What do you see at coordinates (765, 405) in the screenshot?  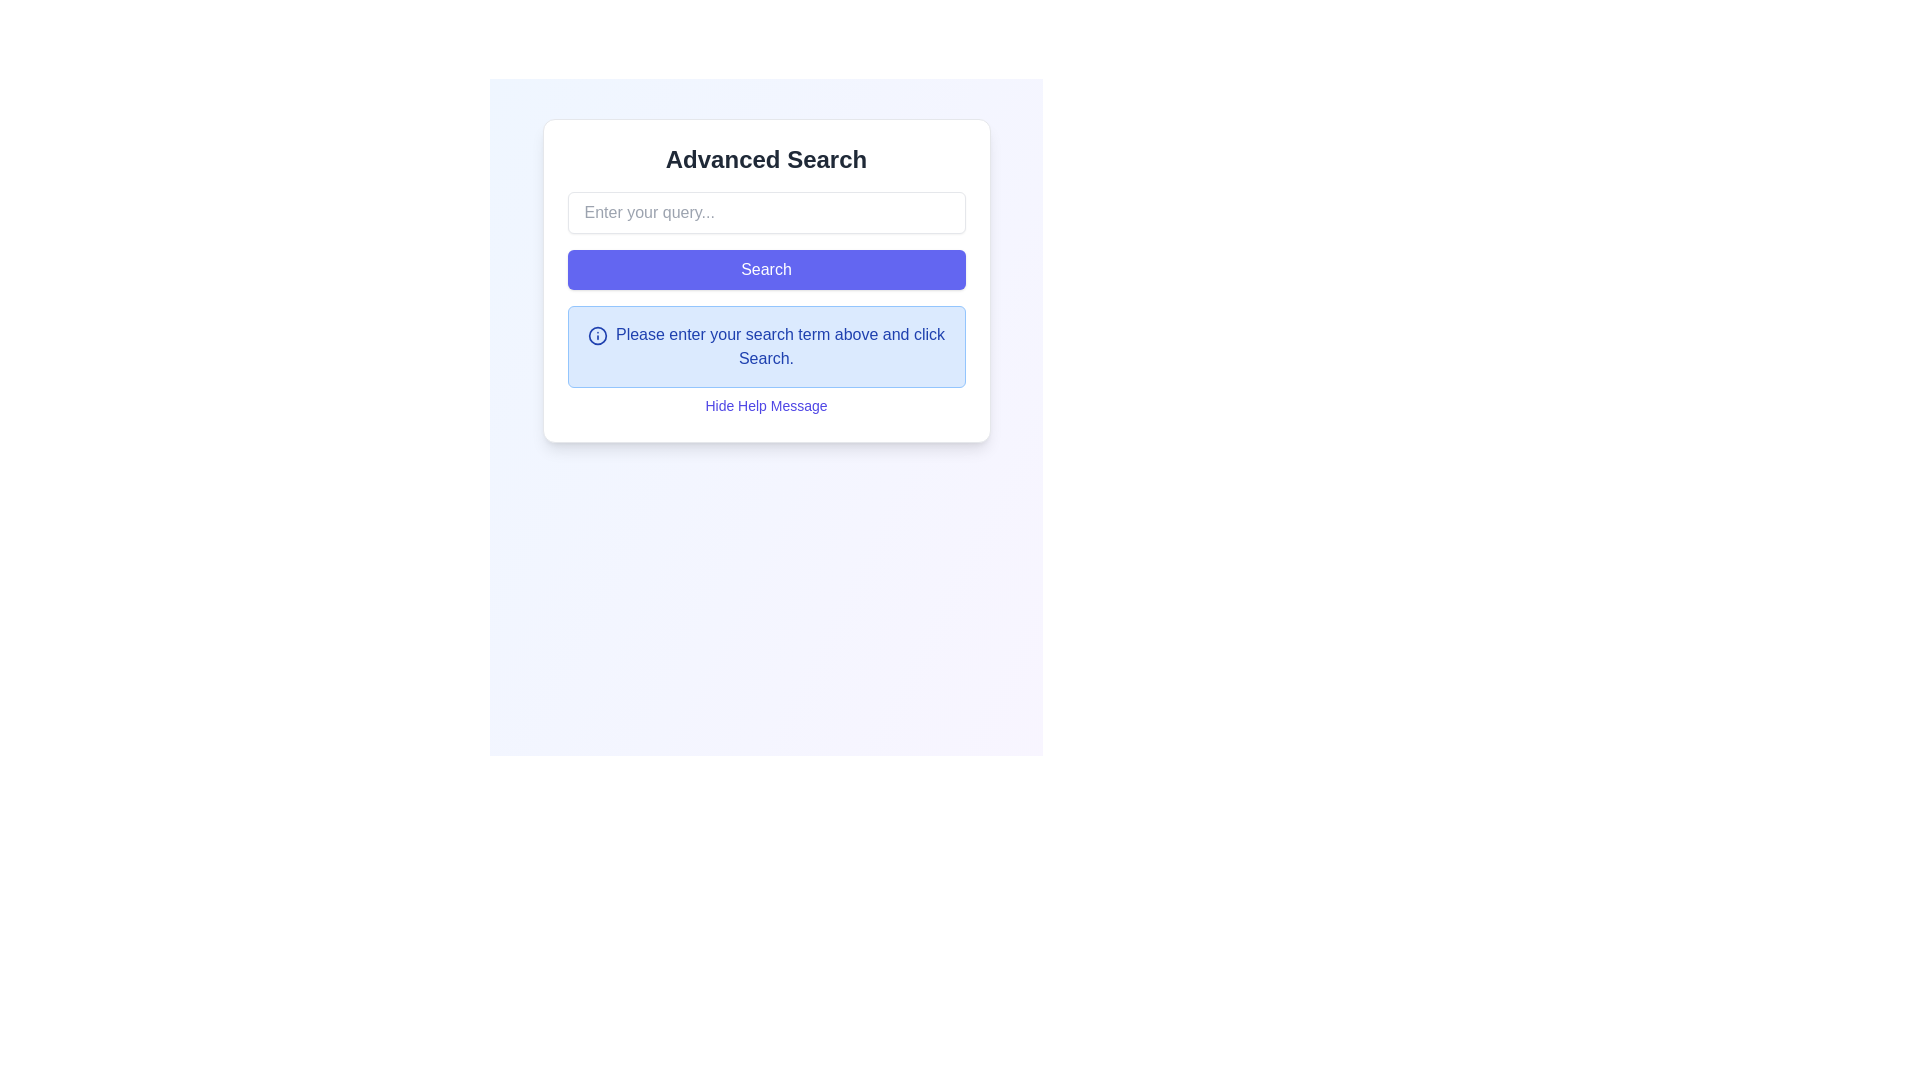 I see `the hyperlink located below the help message box` at bounding box center [765, 405].